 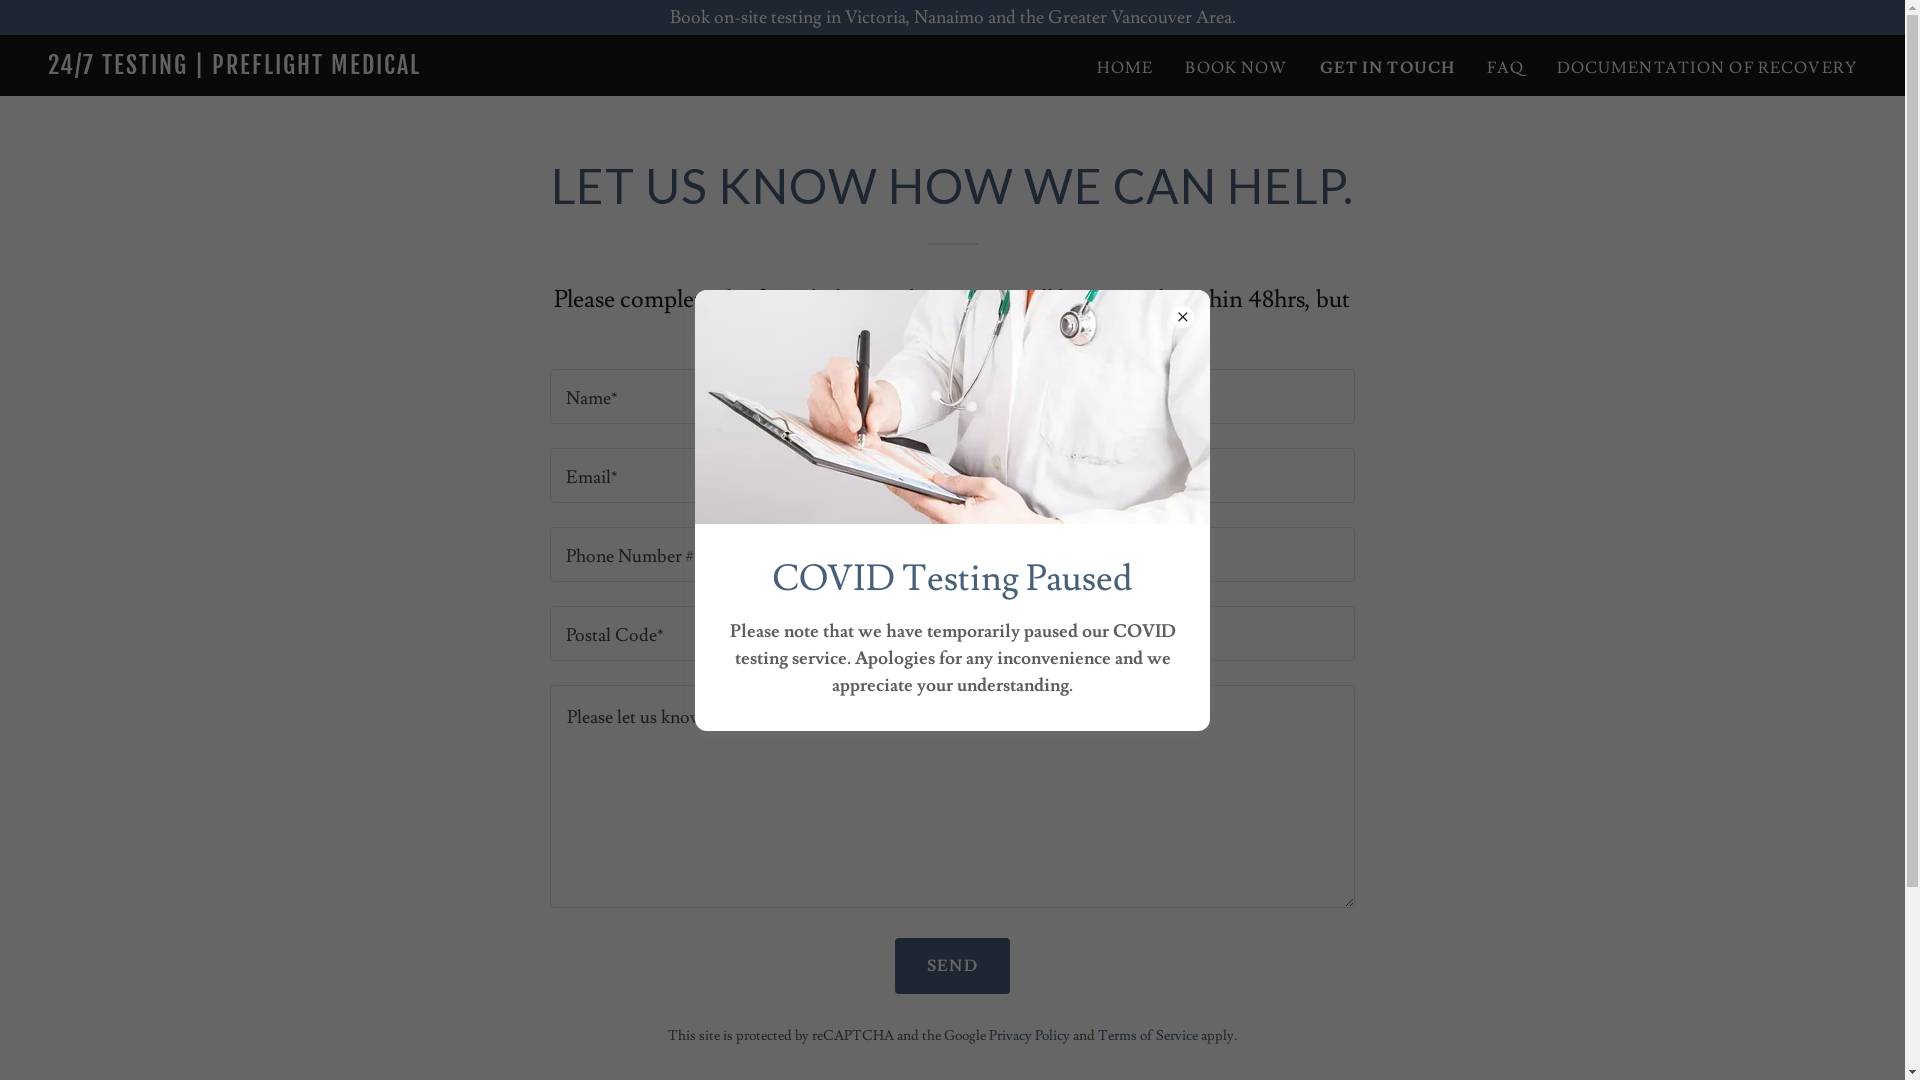 I want to click on 'Privacy Policy', so click(x=1029, y=1035).